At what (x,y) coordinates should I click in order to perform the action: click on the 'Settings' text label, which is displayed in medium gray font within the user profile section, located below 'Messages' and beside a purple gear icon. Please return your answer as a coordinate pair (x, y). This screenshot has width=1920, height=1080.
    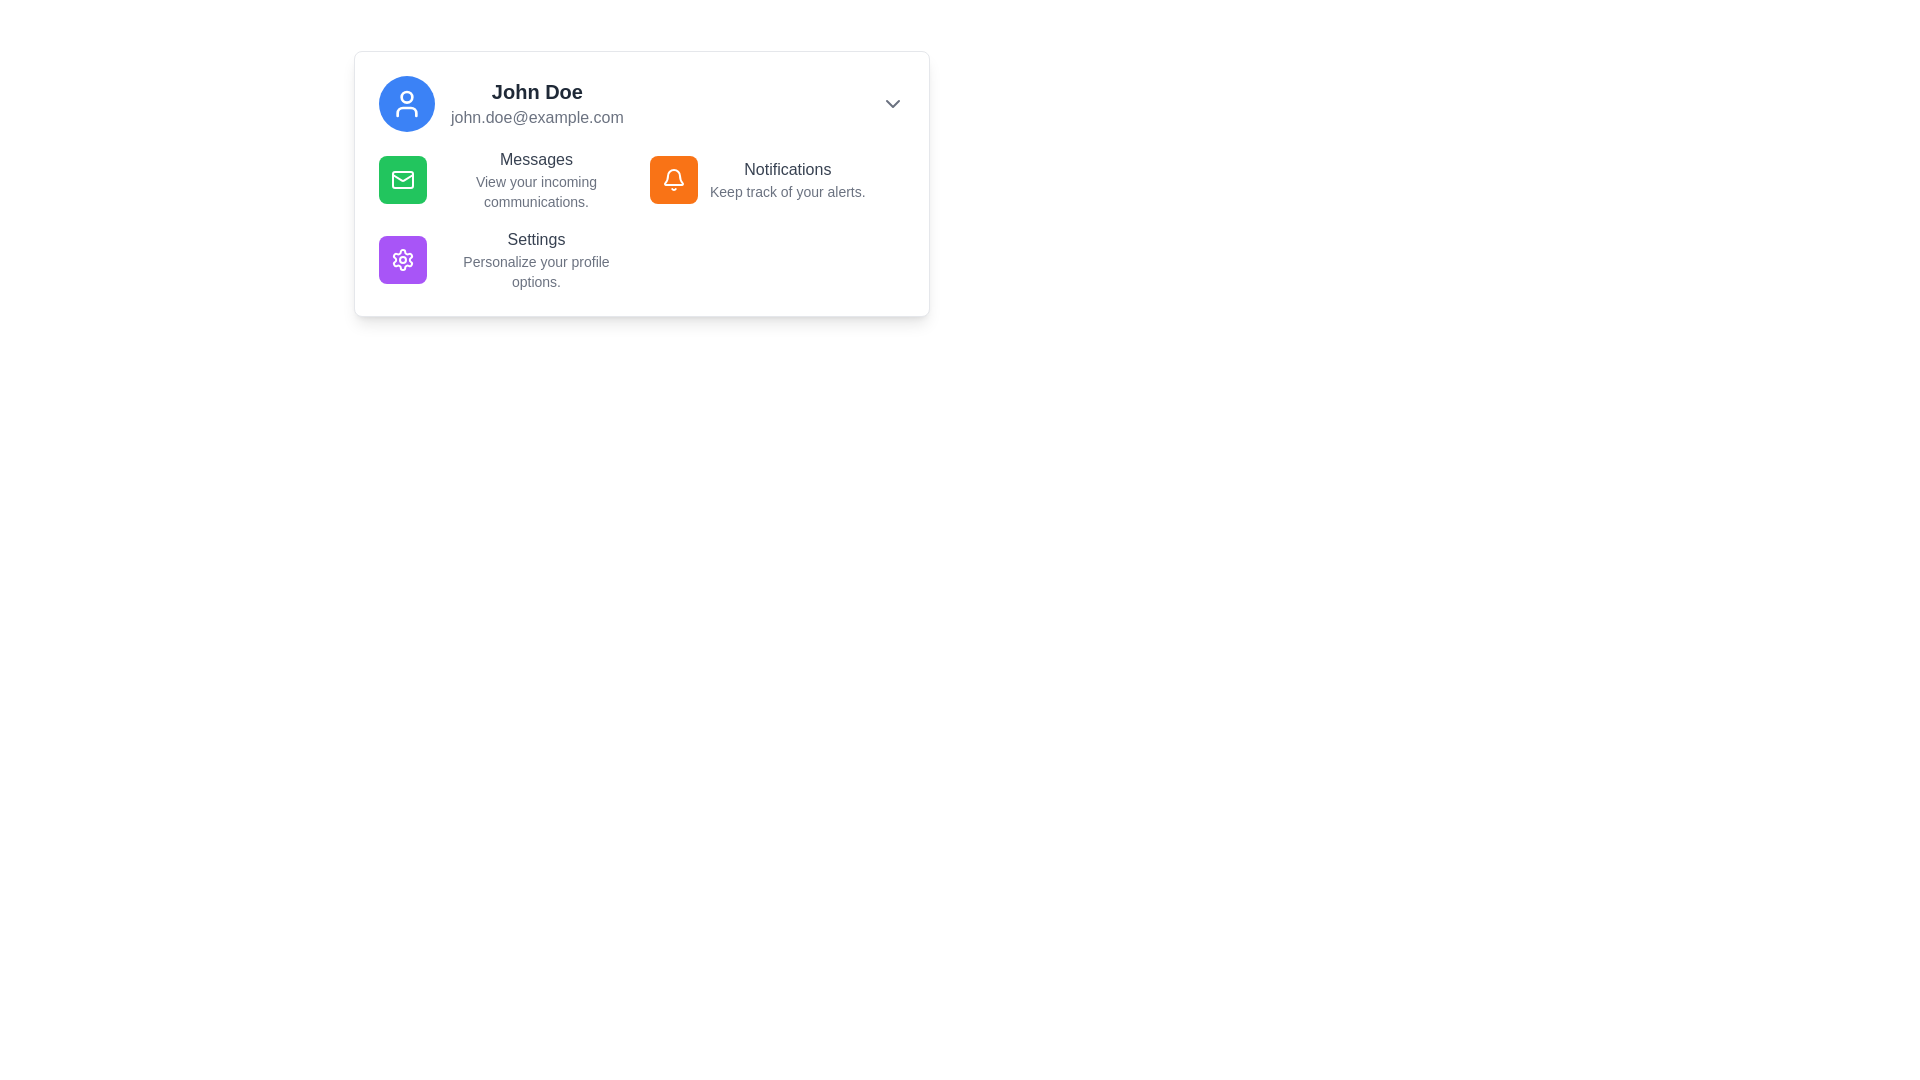
    Looking at the image, I should click on (536, 238).